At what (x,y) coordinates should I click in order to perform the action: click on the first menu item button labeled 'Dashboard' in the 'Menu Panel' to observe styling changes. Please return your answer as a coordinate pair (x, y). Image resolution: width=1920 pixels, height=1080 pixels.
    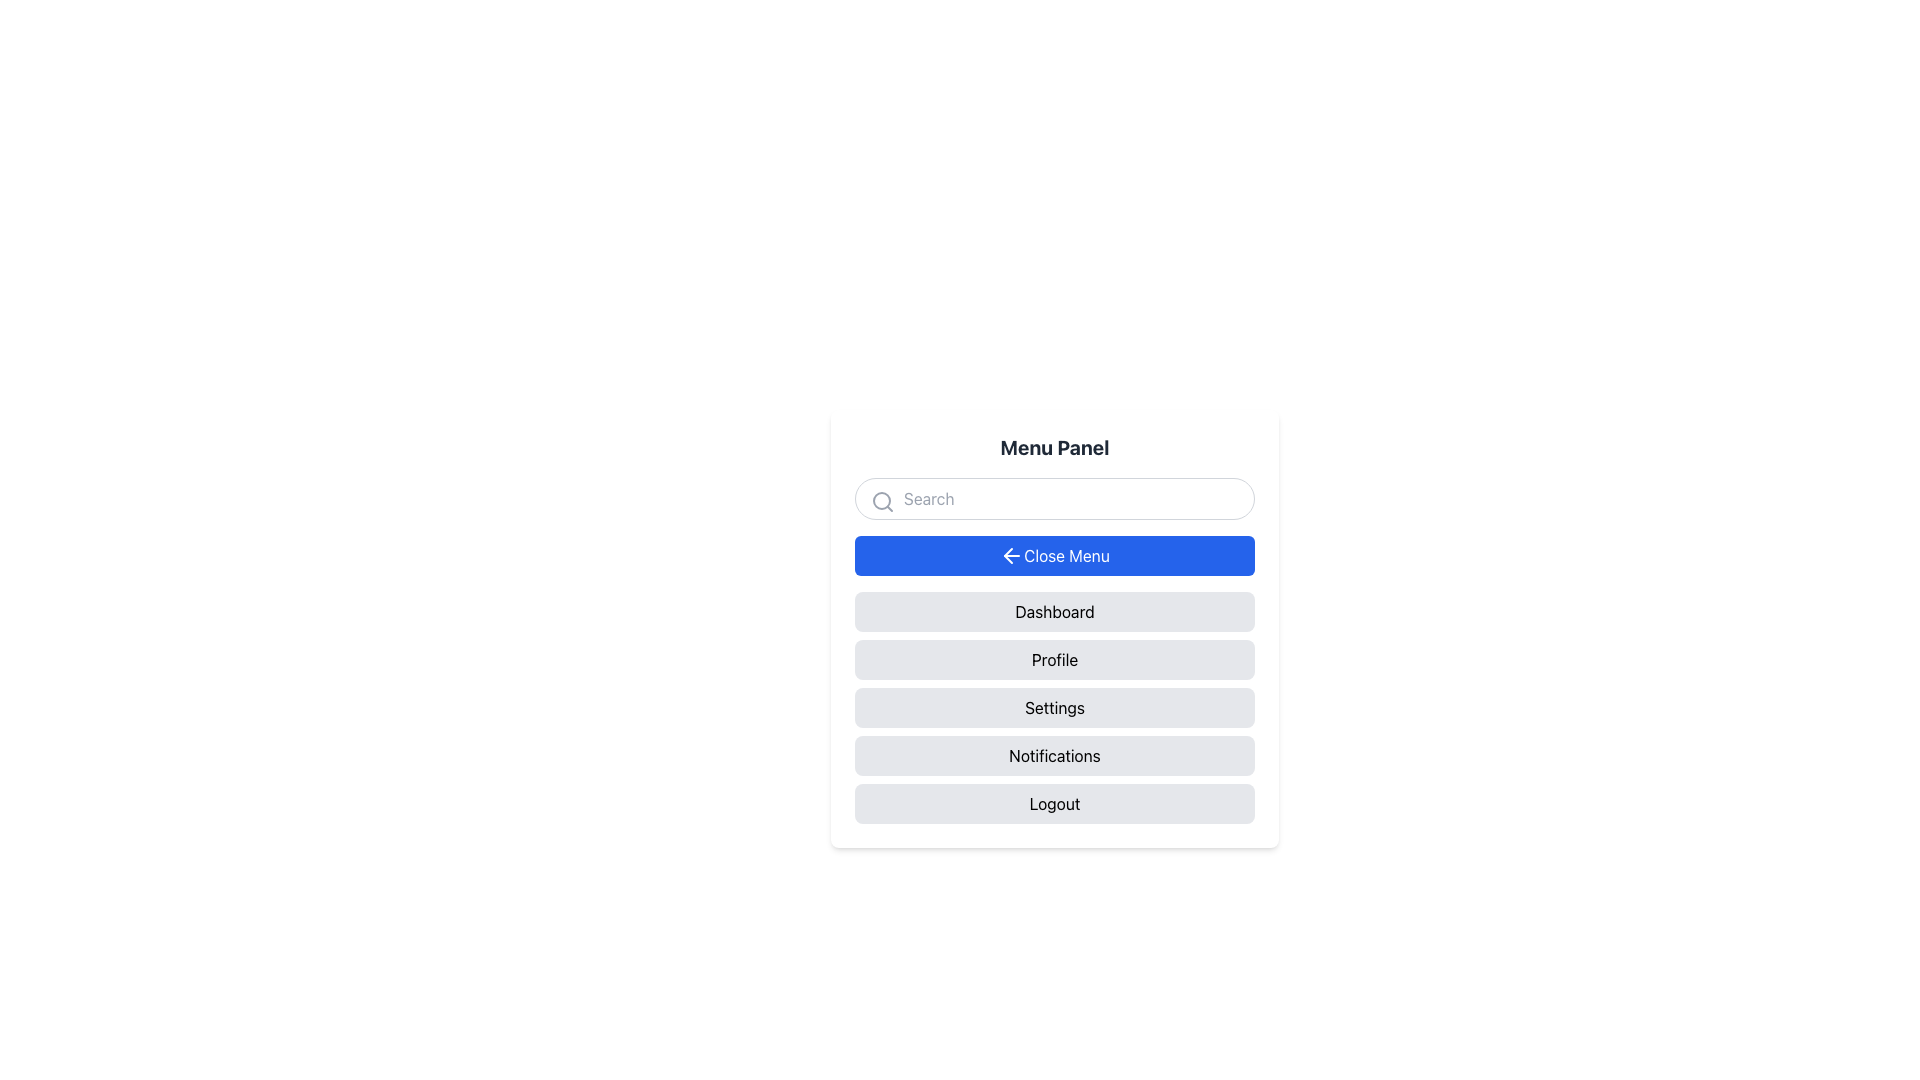
    Looking at the image, I should click on (1054, 611).